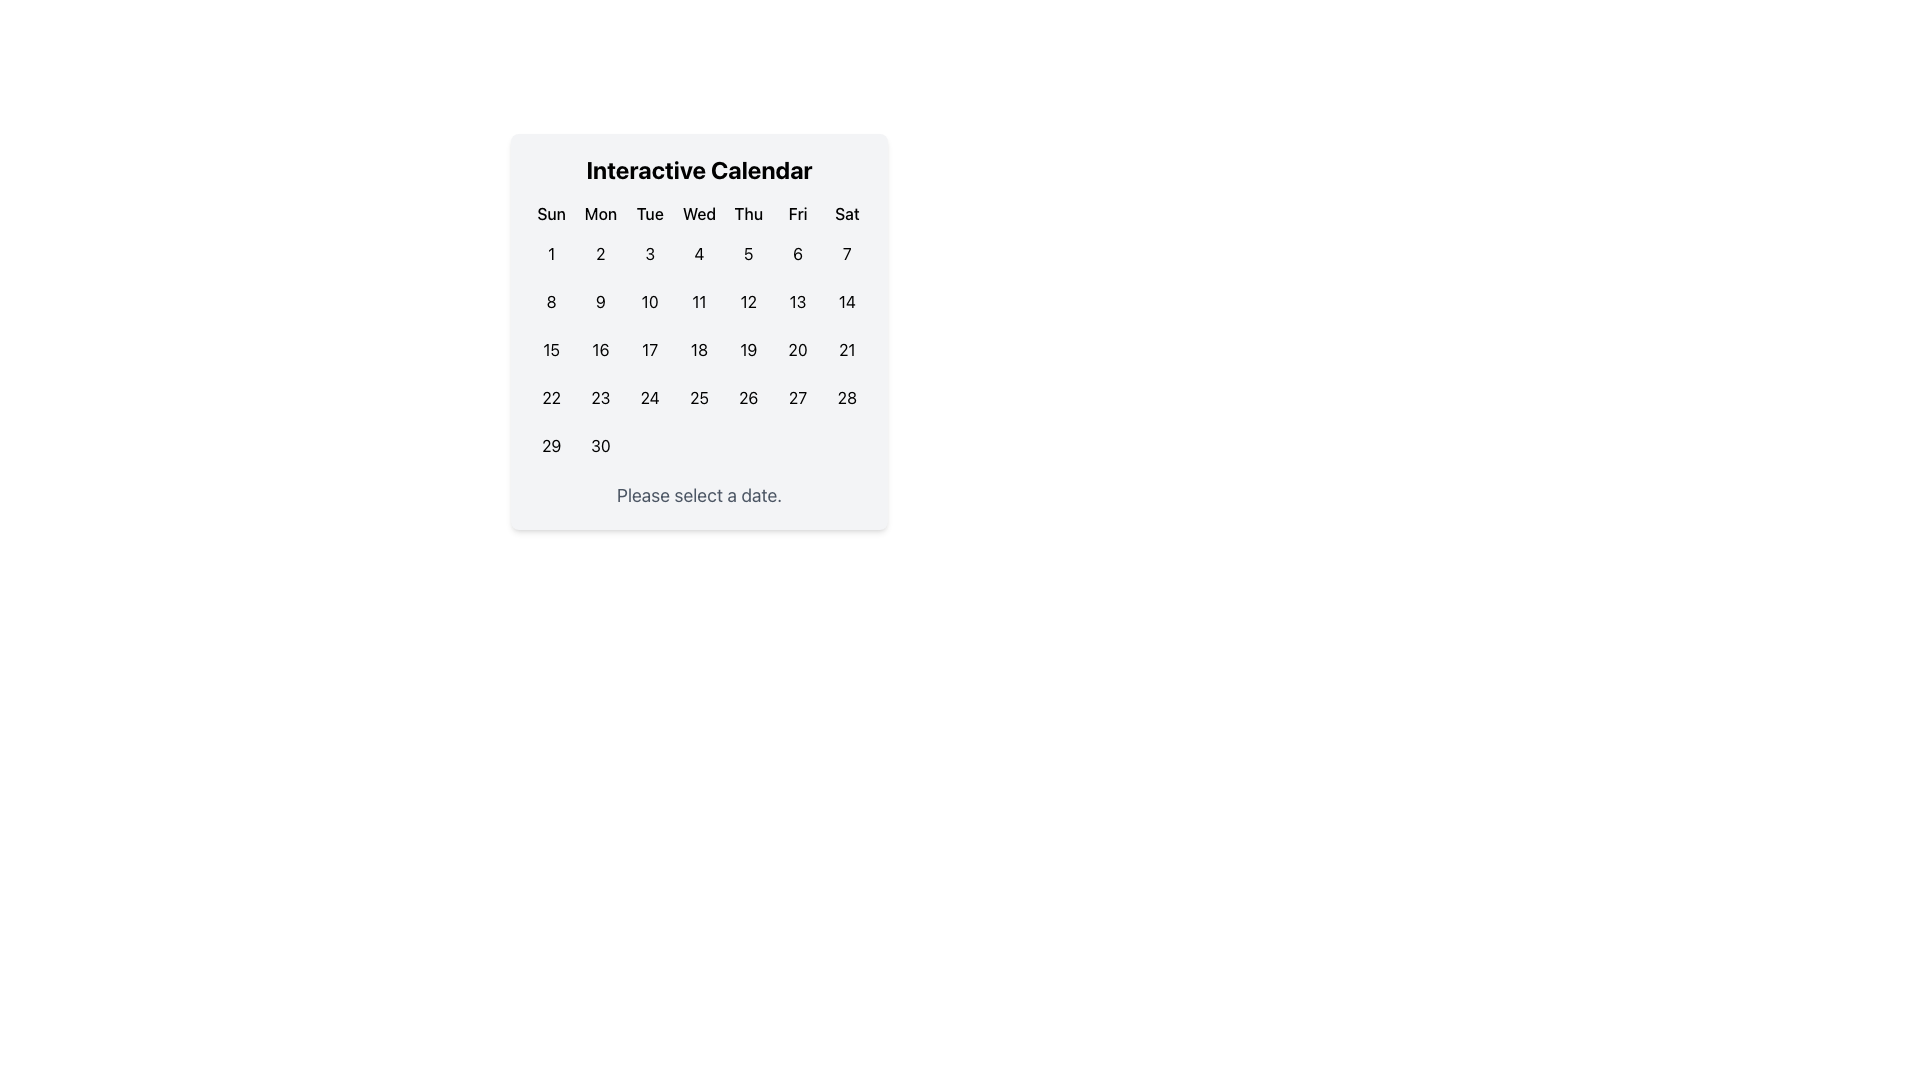 Image resolution: width=1920 pixels, height=1080 pixels. What do you see at coordinates (699, 301) in the screenshot?
I see `the calendar day button representing the date '11' located in the fourth column, third row of the calendar grid` at bounding box center [699, 301].